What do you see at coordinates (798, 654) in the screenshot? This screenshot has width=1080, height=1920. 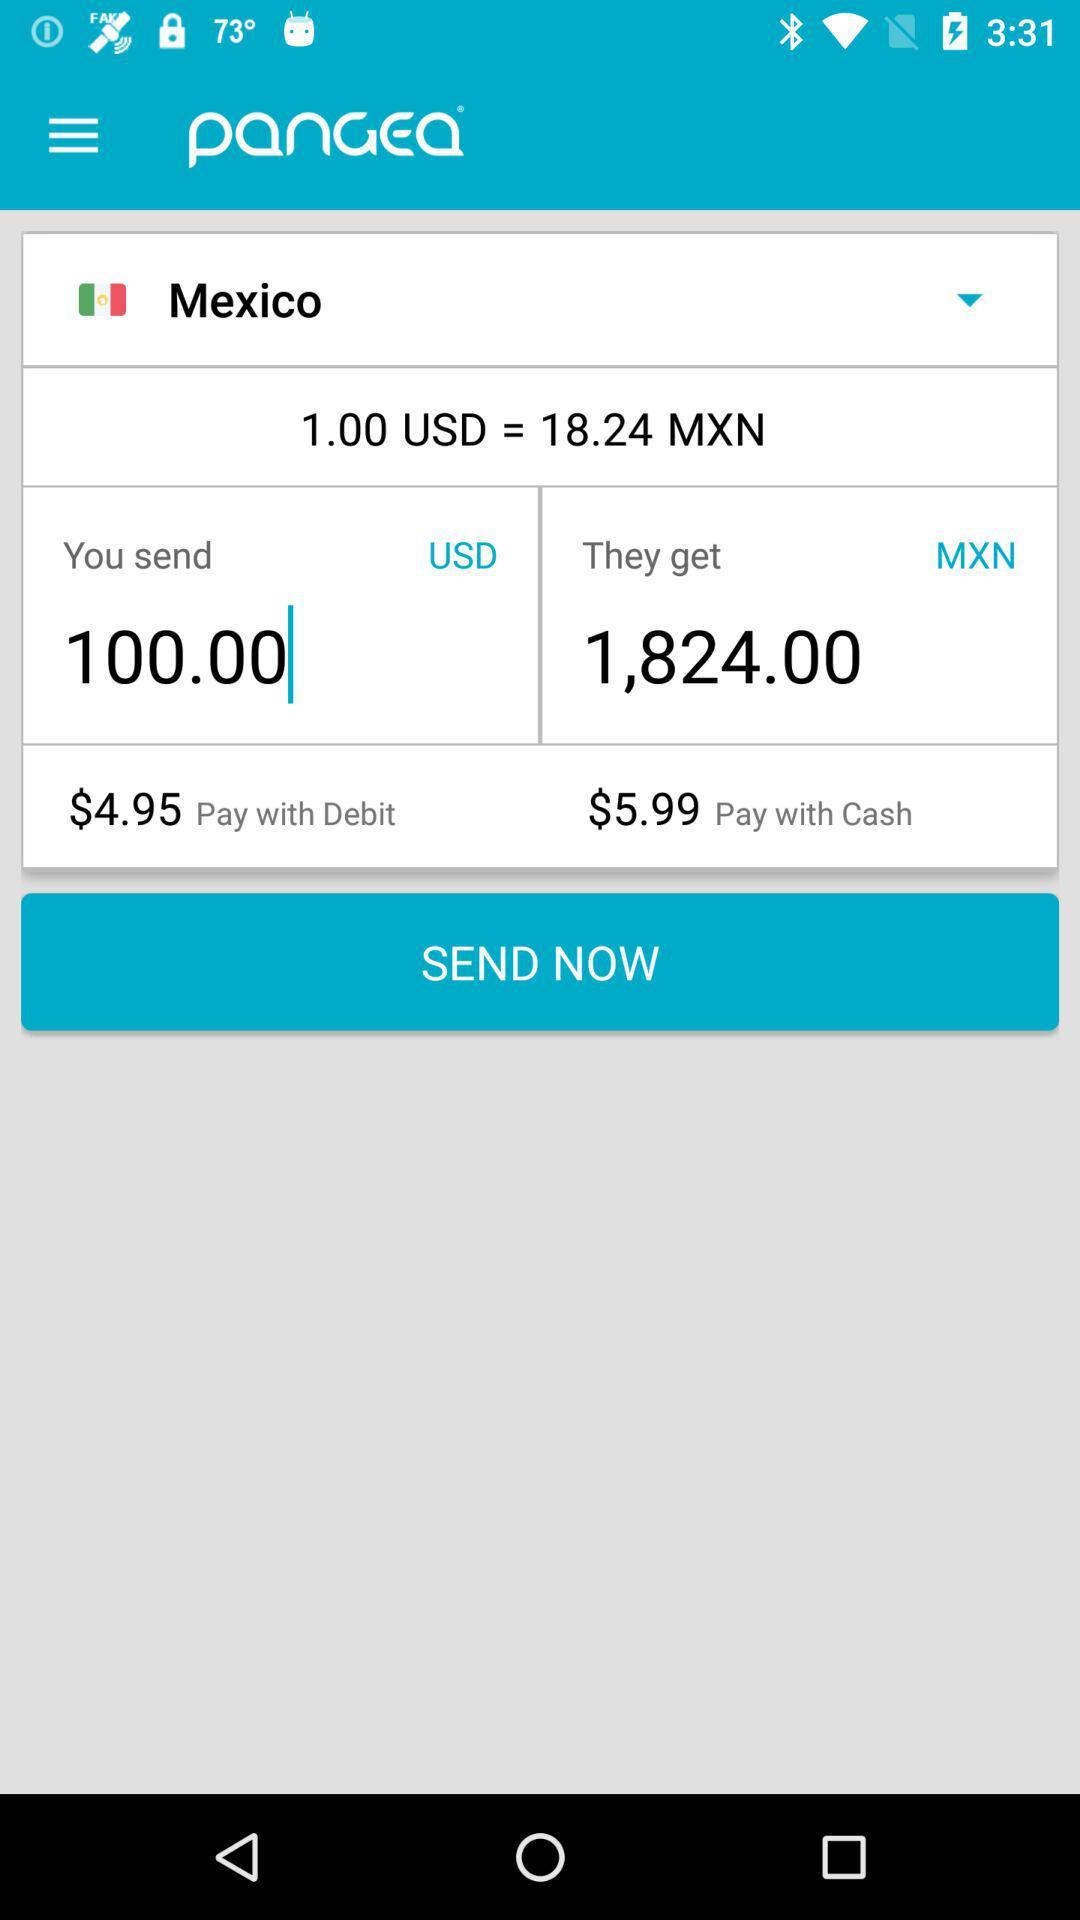 I see `the item below they get` at bounding box center [798, 654].